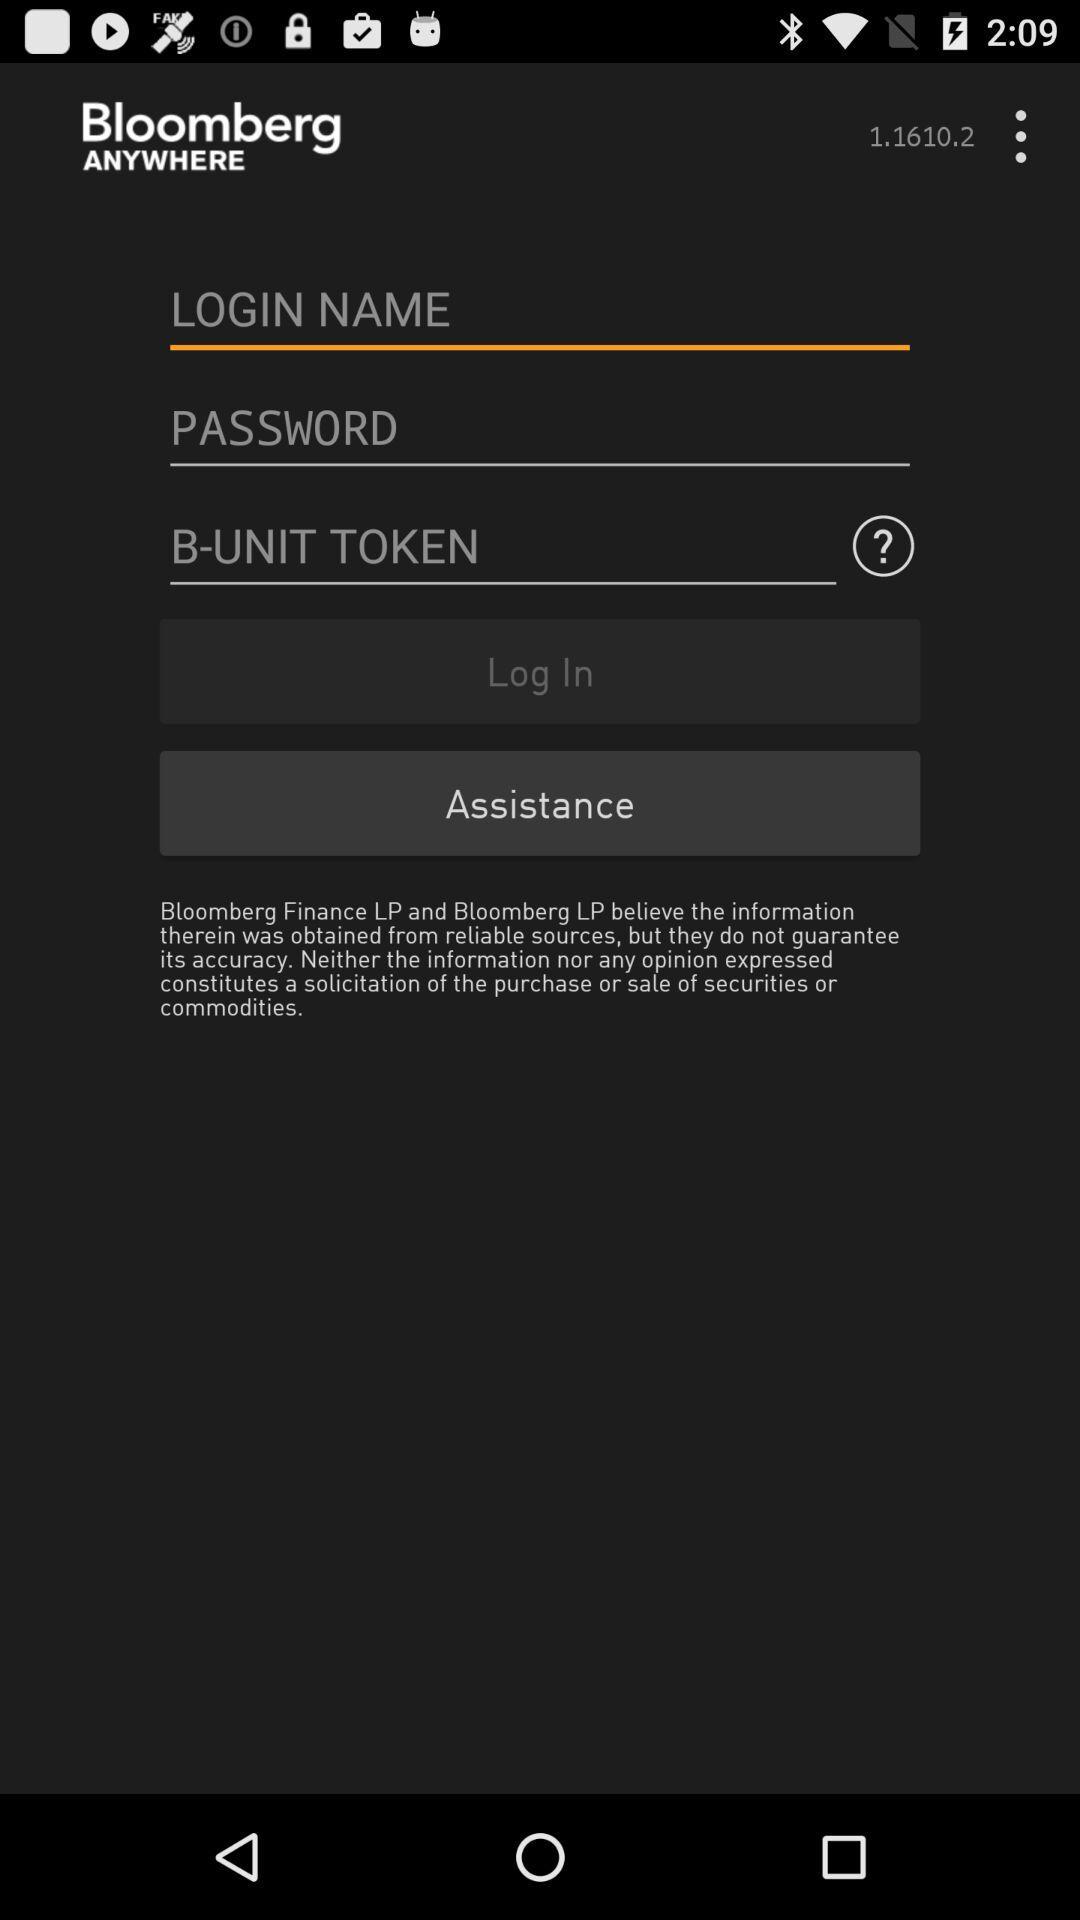 The width and height of the screenshot is (1080, 1920). Describe the element at coordinates (540, 671) in the screenshot. I see `the log in` at that location.